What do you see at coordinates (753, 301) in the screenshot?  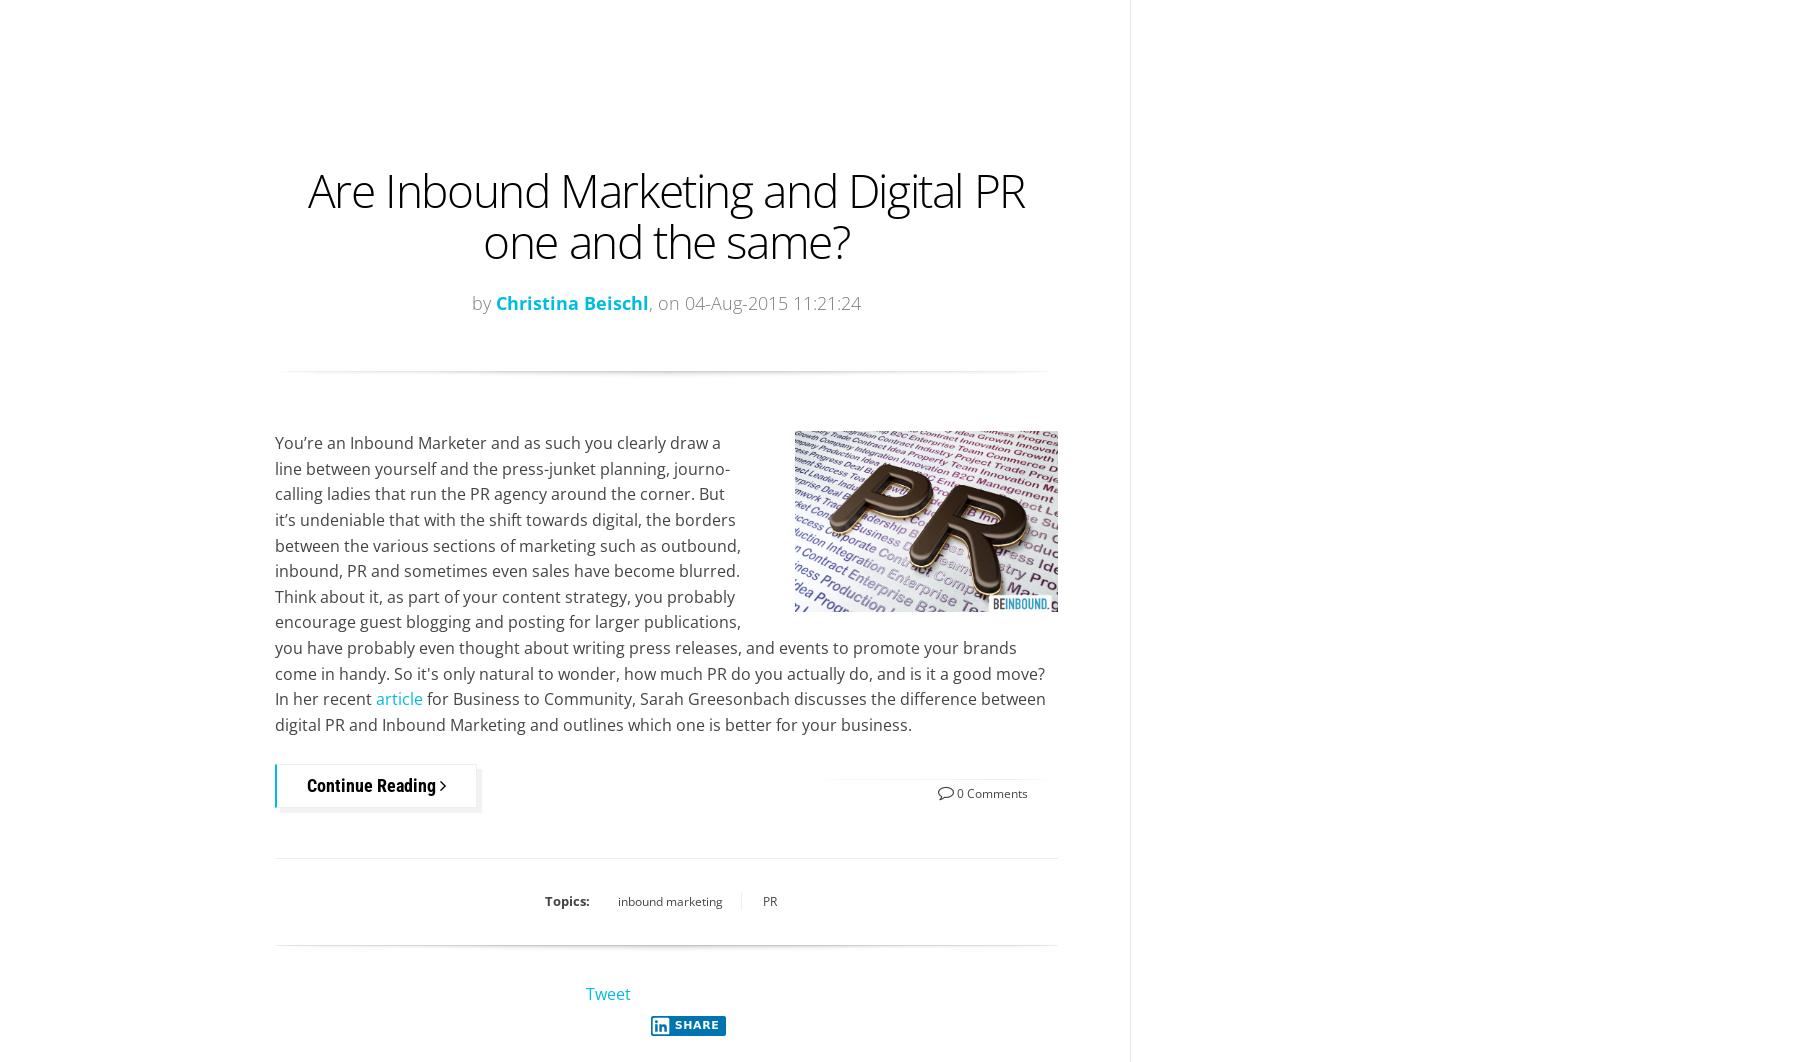 I see `', on 04-Aug-2015 11:21:24'` at bounding box center [753, 301].